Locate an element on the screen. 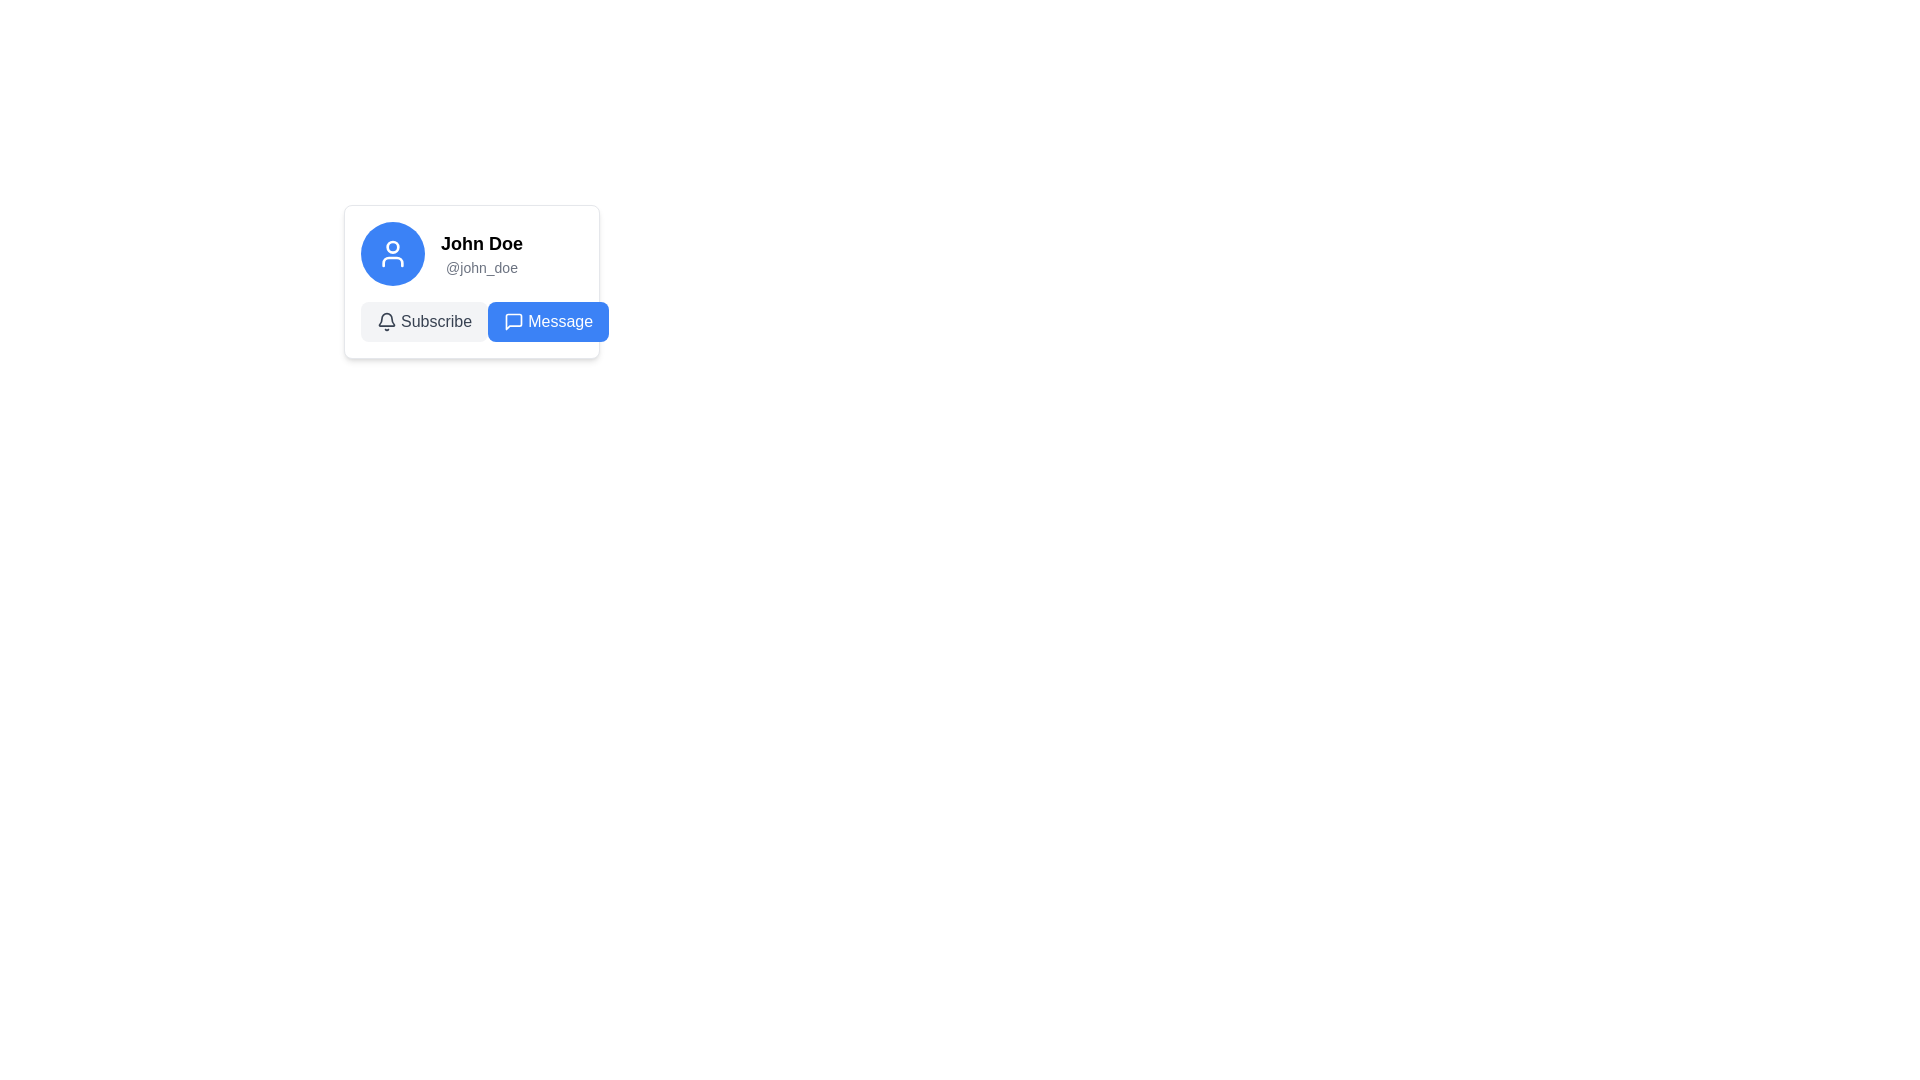  the speech bubble icon, which is an outlined rectangular icon with rounded corners, located within the blue 'Message' button, to the left of the text label 'Message' is located at coordinates (514, 320).